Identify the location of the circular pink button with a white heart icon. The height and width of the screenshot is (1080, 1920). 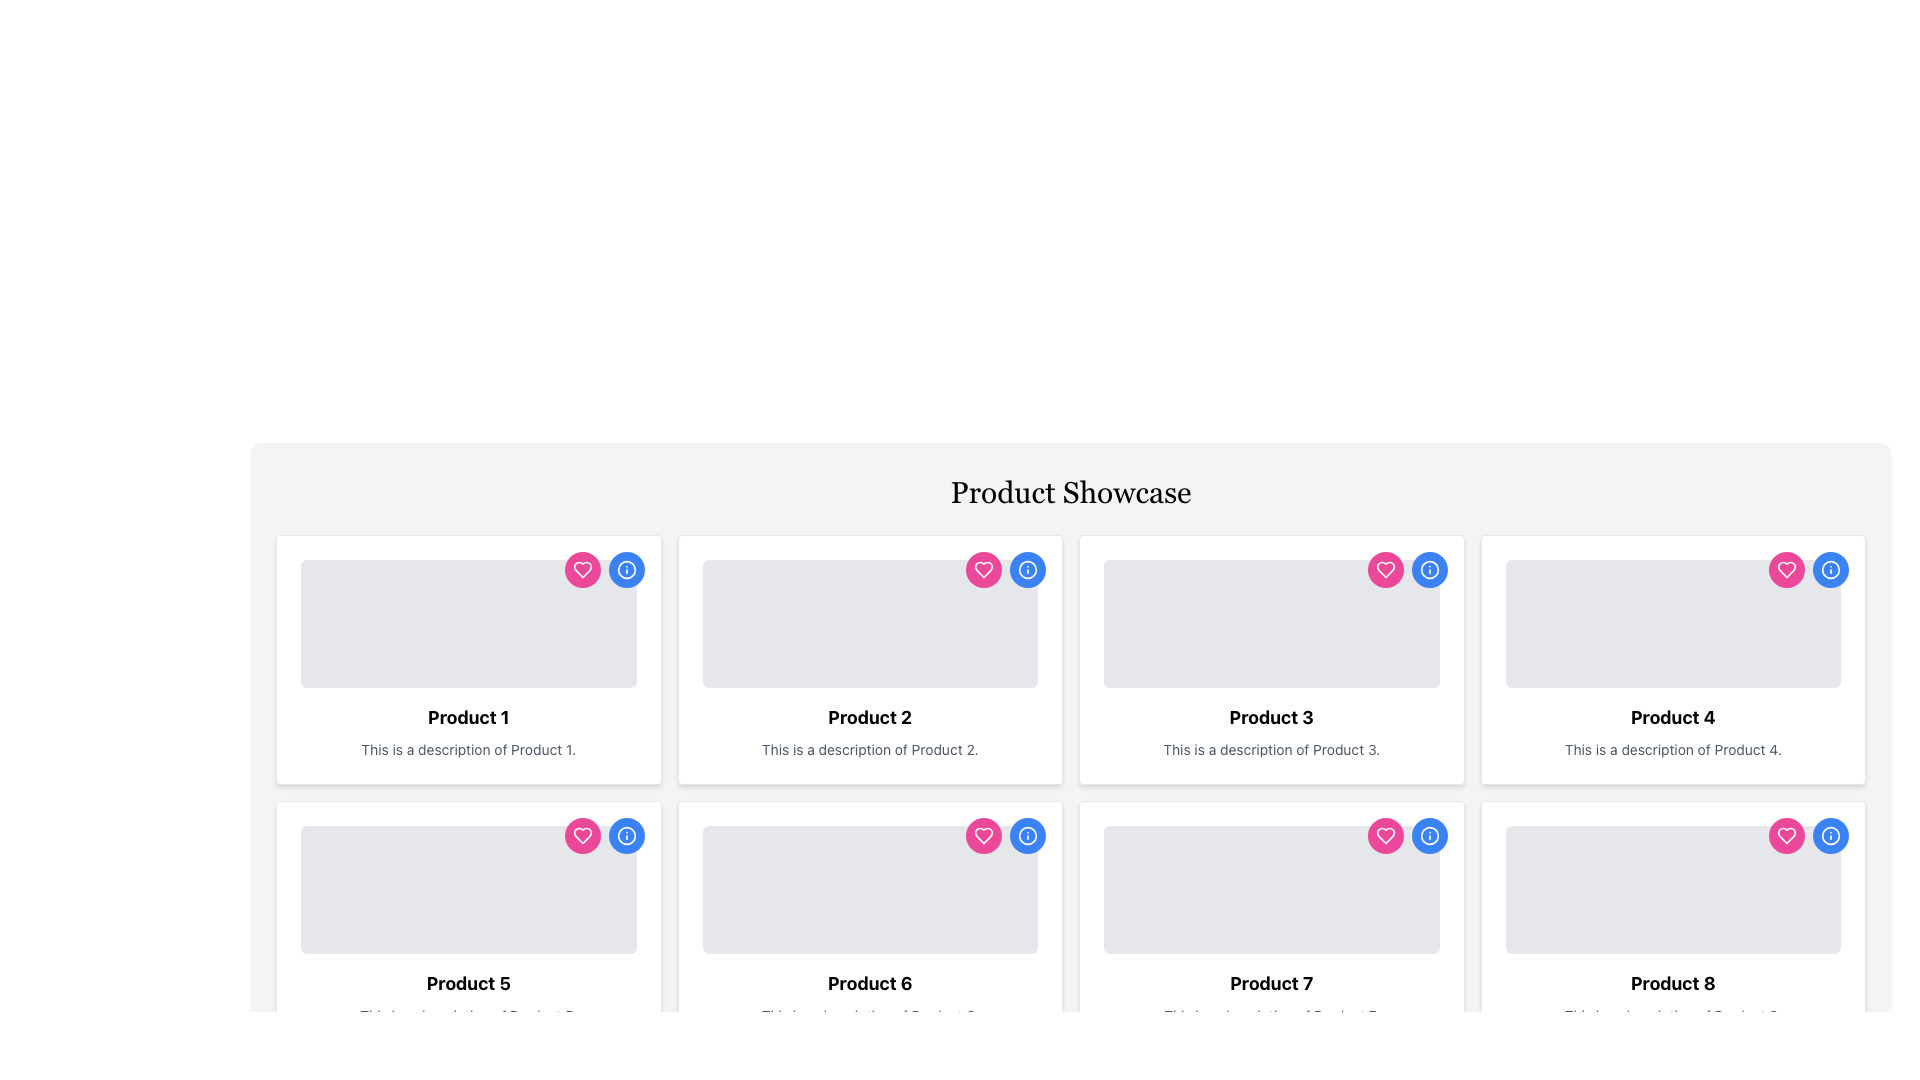
(1384, 570).